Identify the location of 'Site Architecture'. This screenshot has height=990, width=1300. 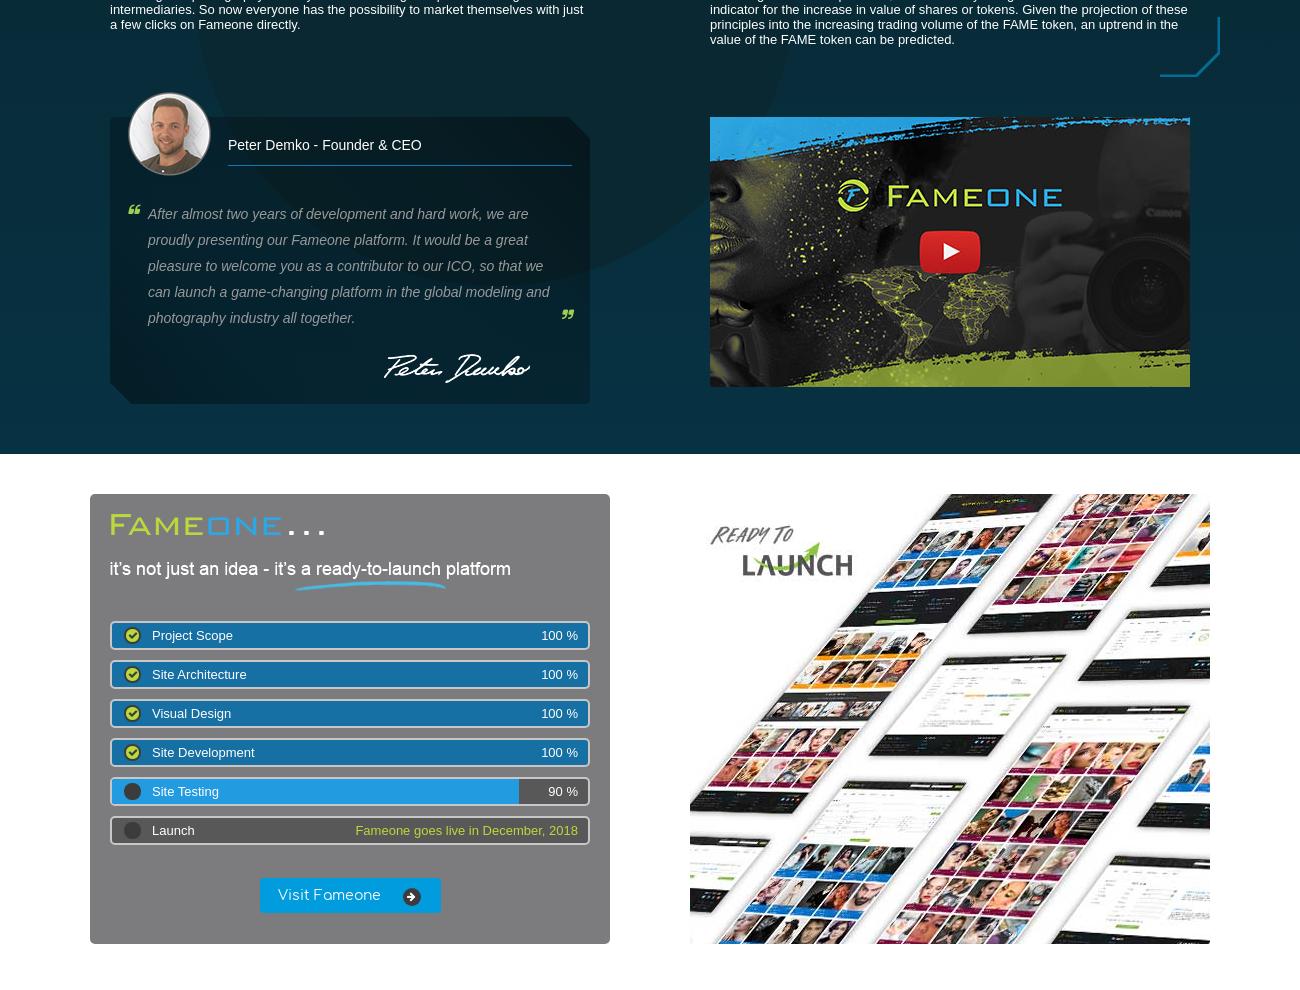
(150, 674).